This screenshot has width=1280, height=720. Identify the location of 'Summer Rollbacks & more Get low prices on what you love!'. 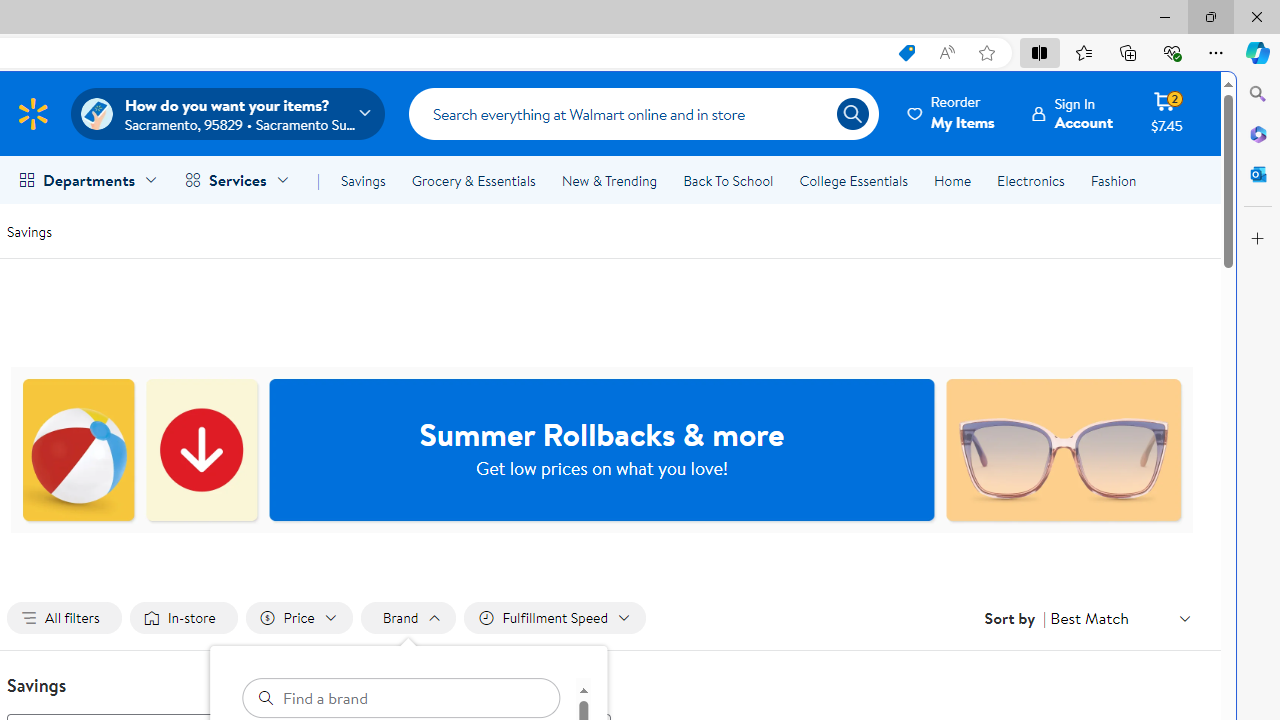
(601, 450).